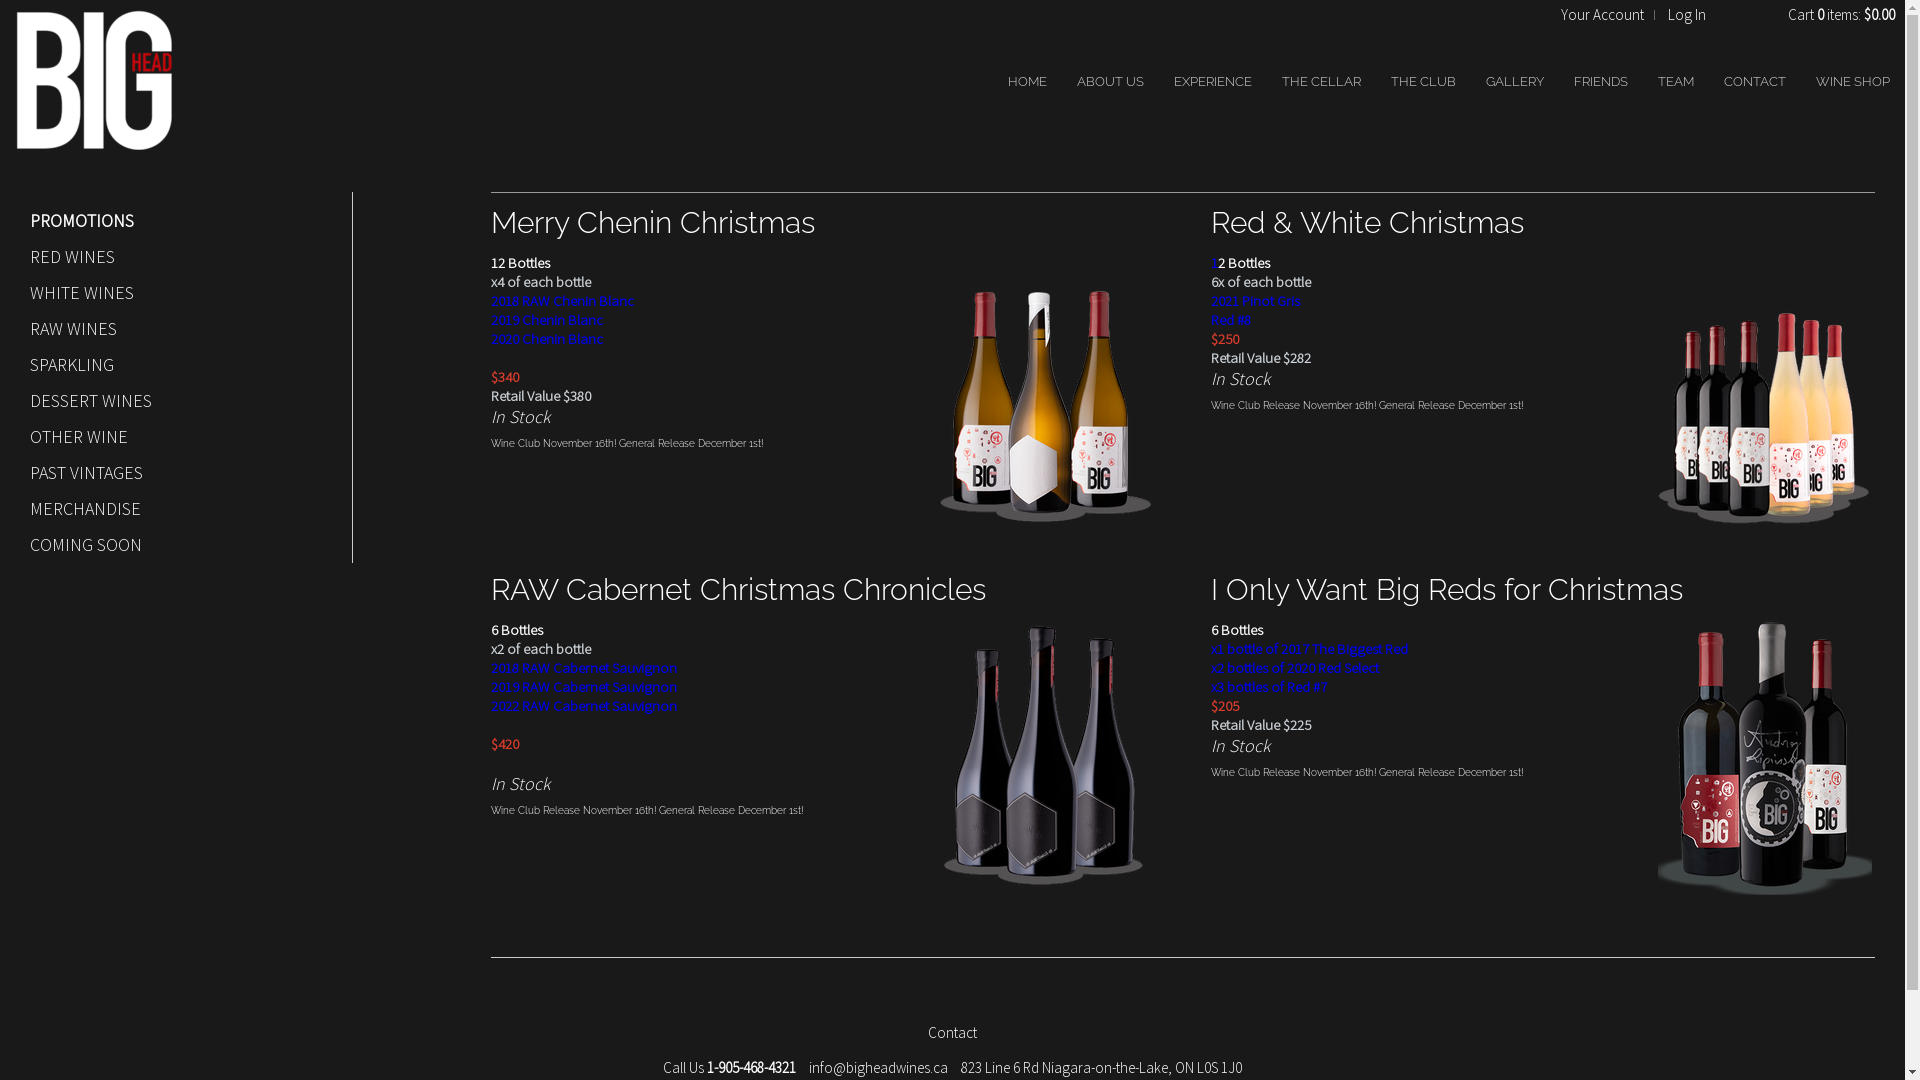 The width and height of the screenshot is (1920, 1080). Describe the element at coordinates (1422, 80) in the screenshot. I see `'THE CLUB'` at that location.